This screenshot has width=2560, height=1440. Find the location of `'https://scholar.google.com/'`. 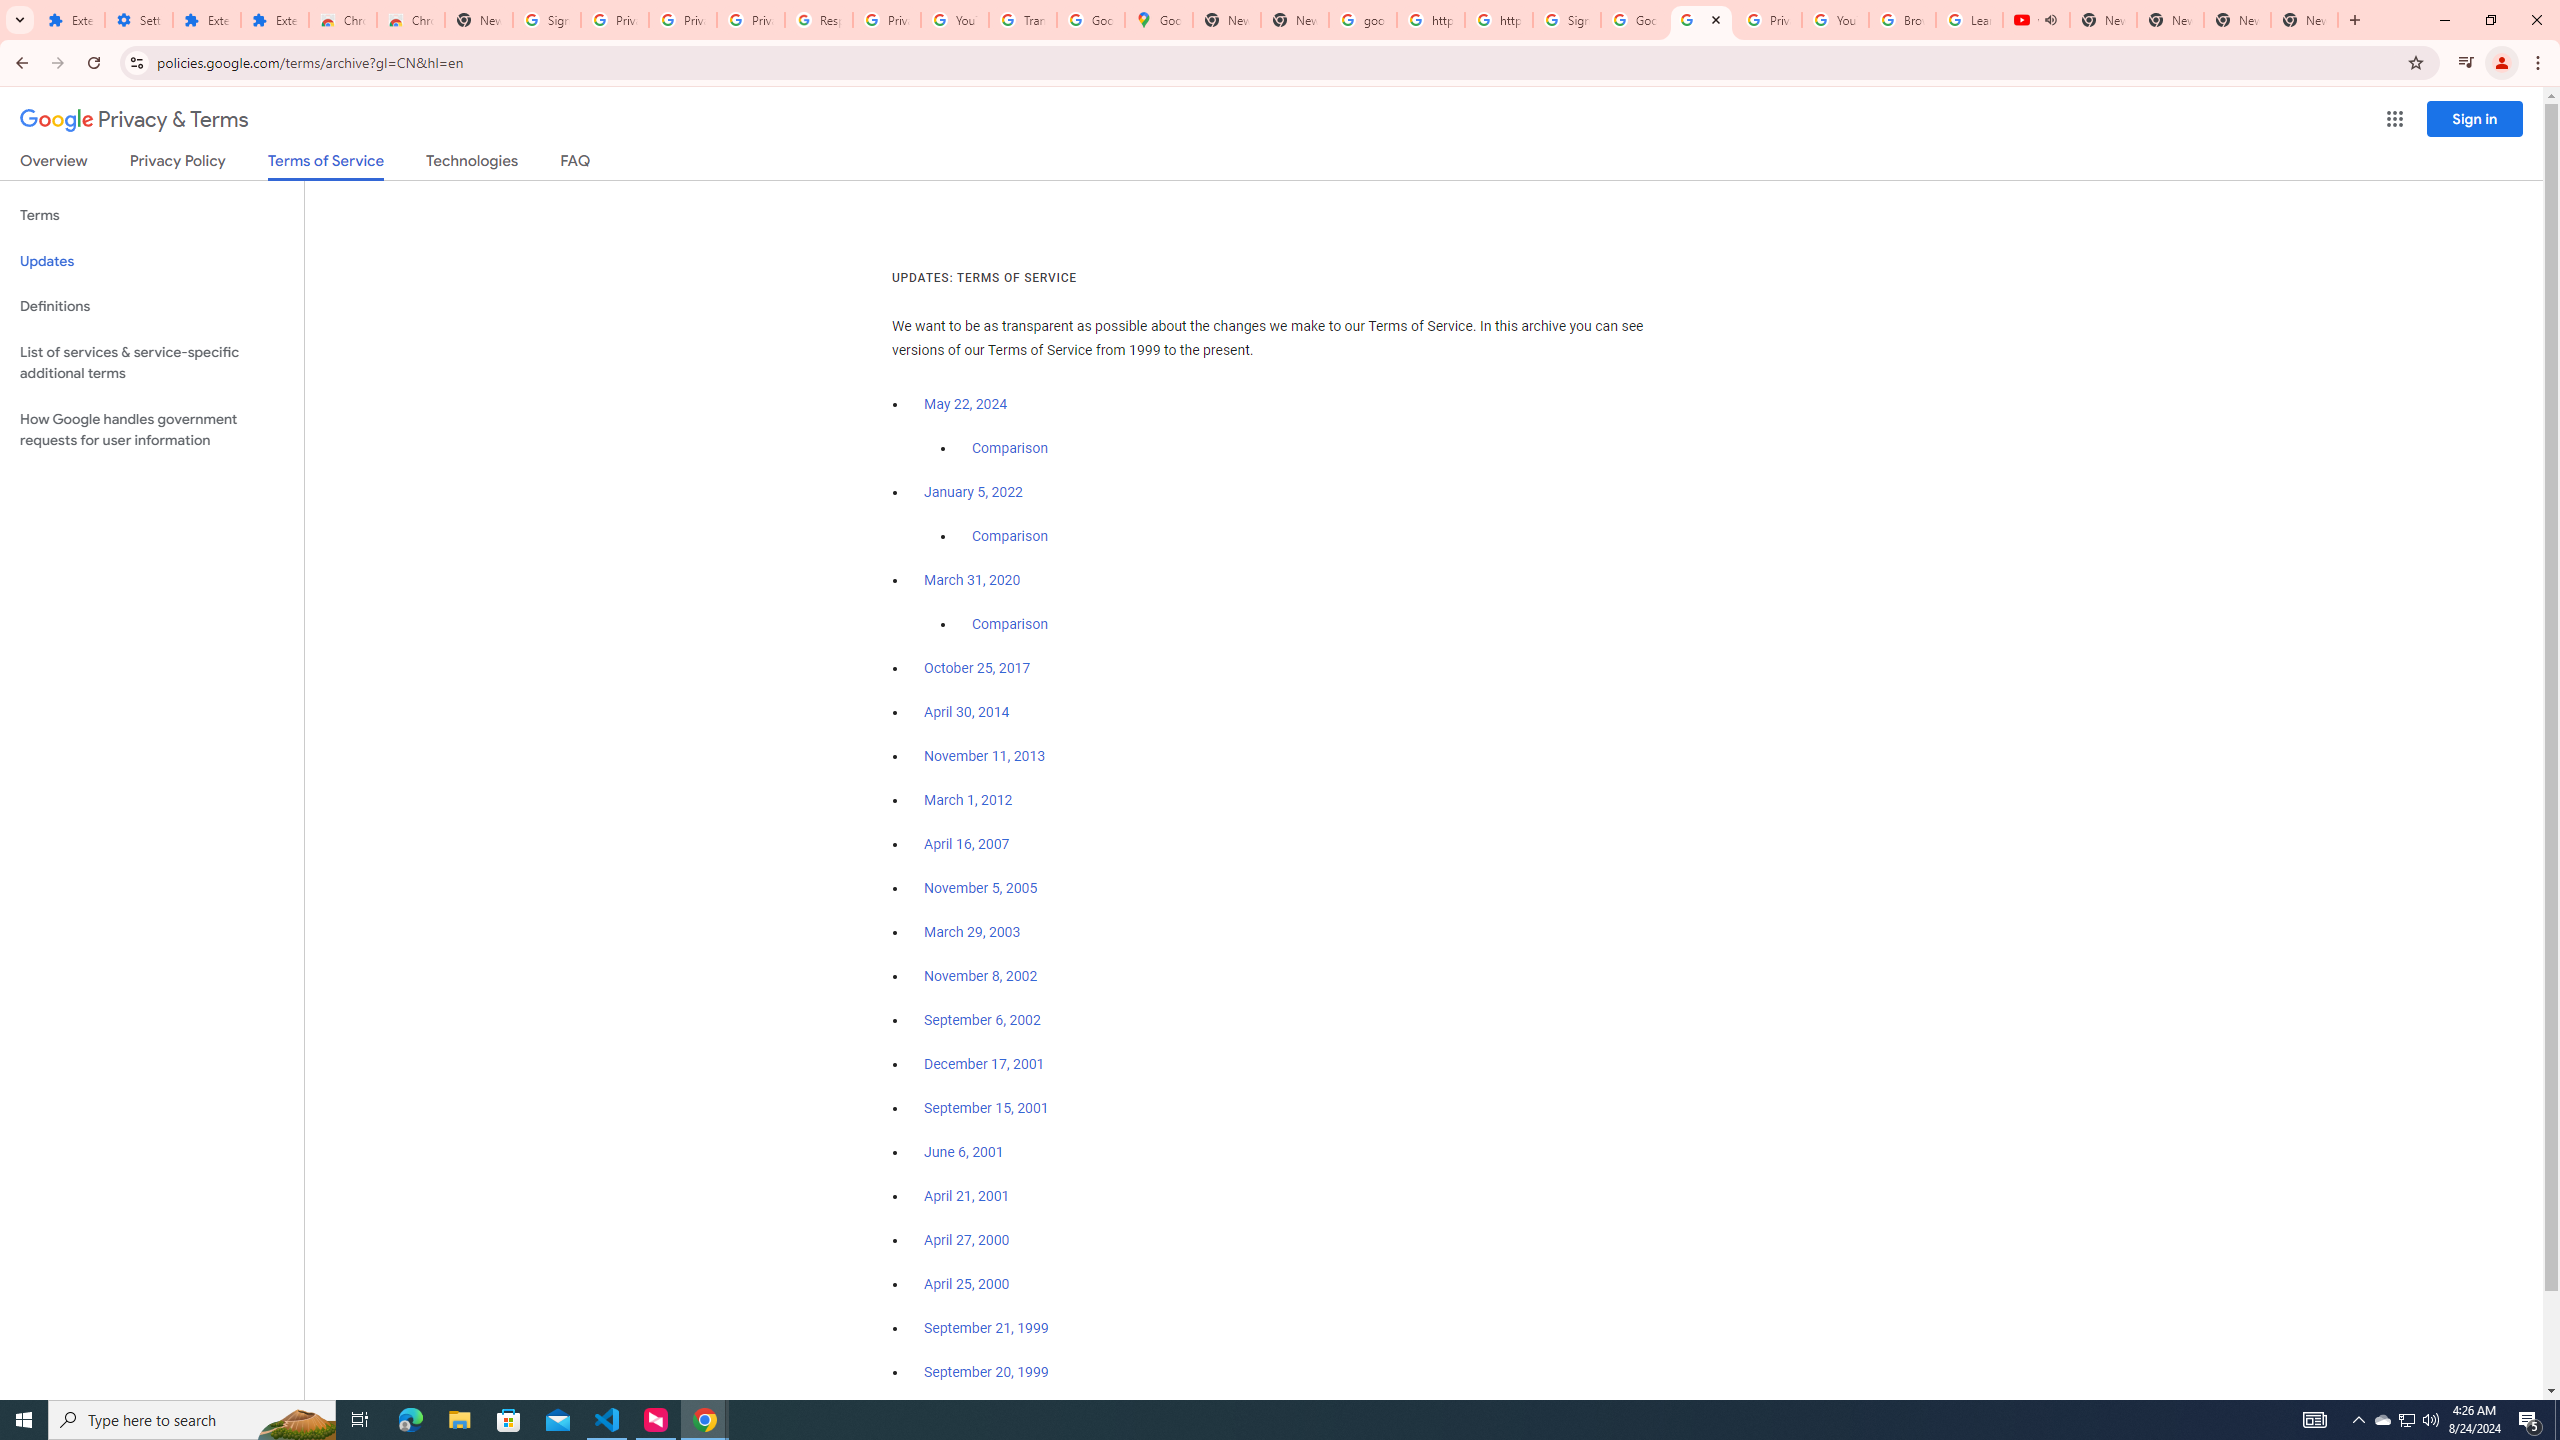

'https://scholar.google.com/' is located at coordinates (1497, 19).